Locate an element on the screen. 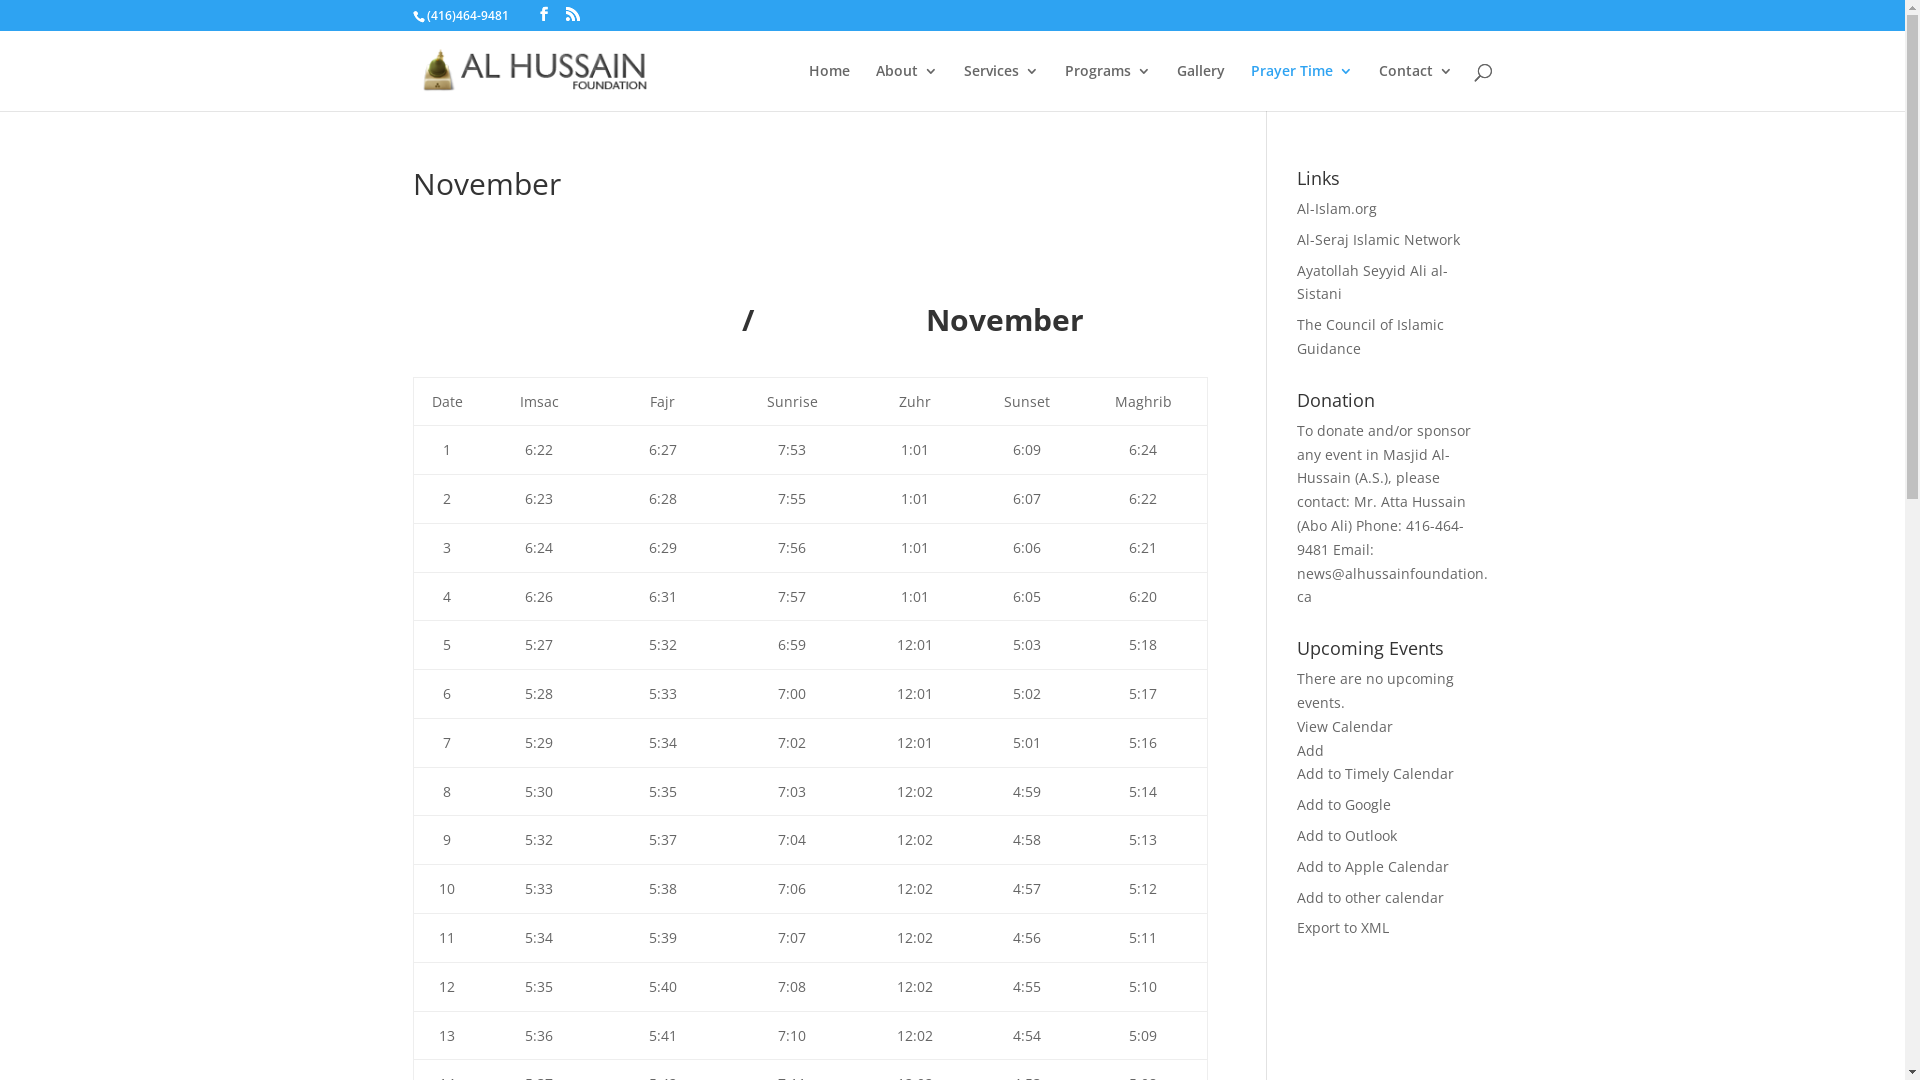 Image resolution: width=1920 pixels, height=1080 pixels. 'Add to other calendar' is located at coordinates (1369, 896).